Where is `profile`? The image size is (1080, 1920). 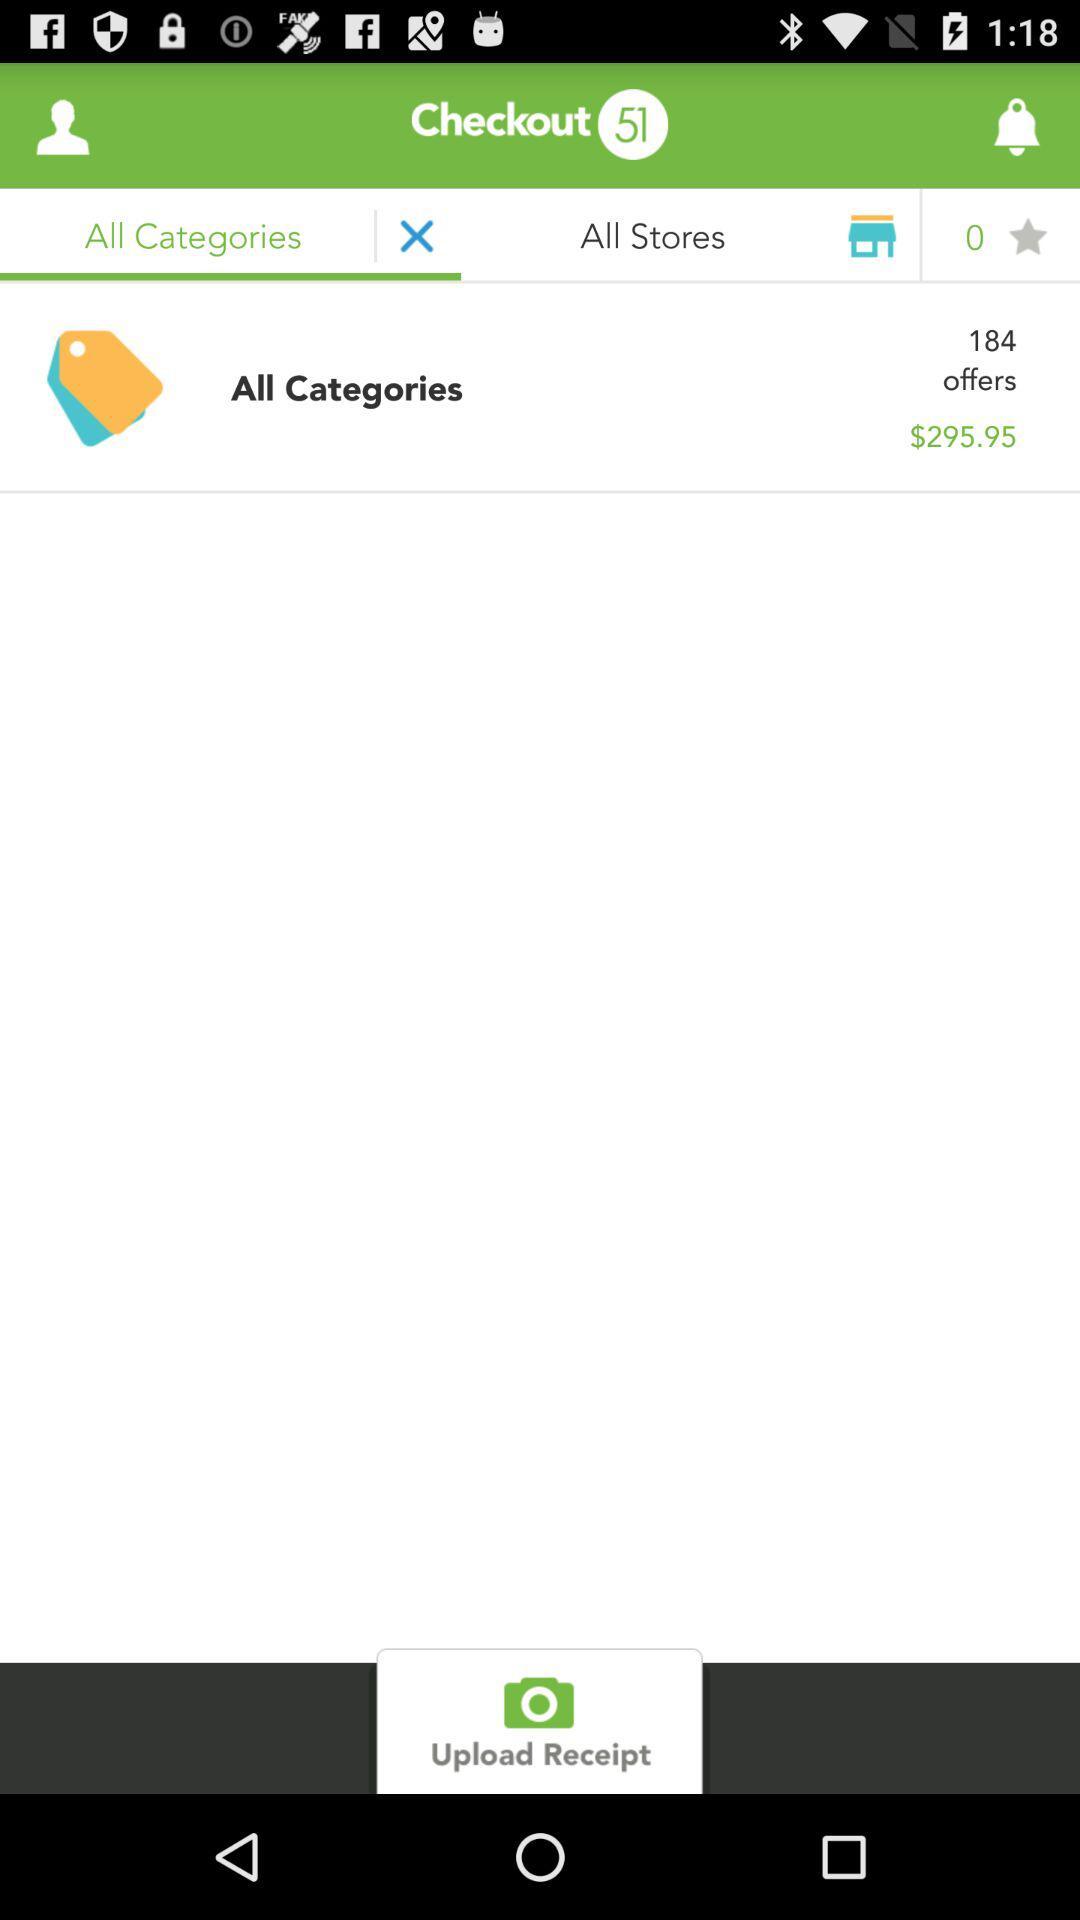 profile is located at coordinates (61, 124).